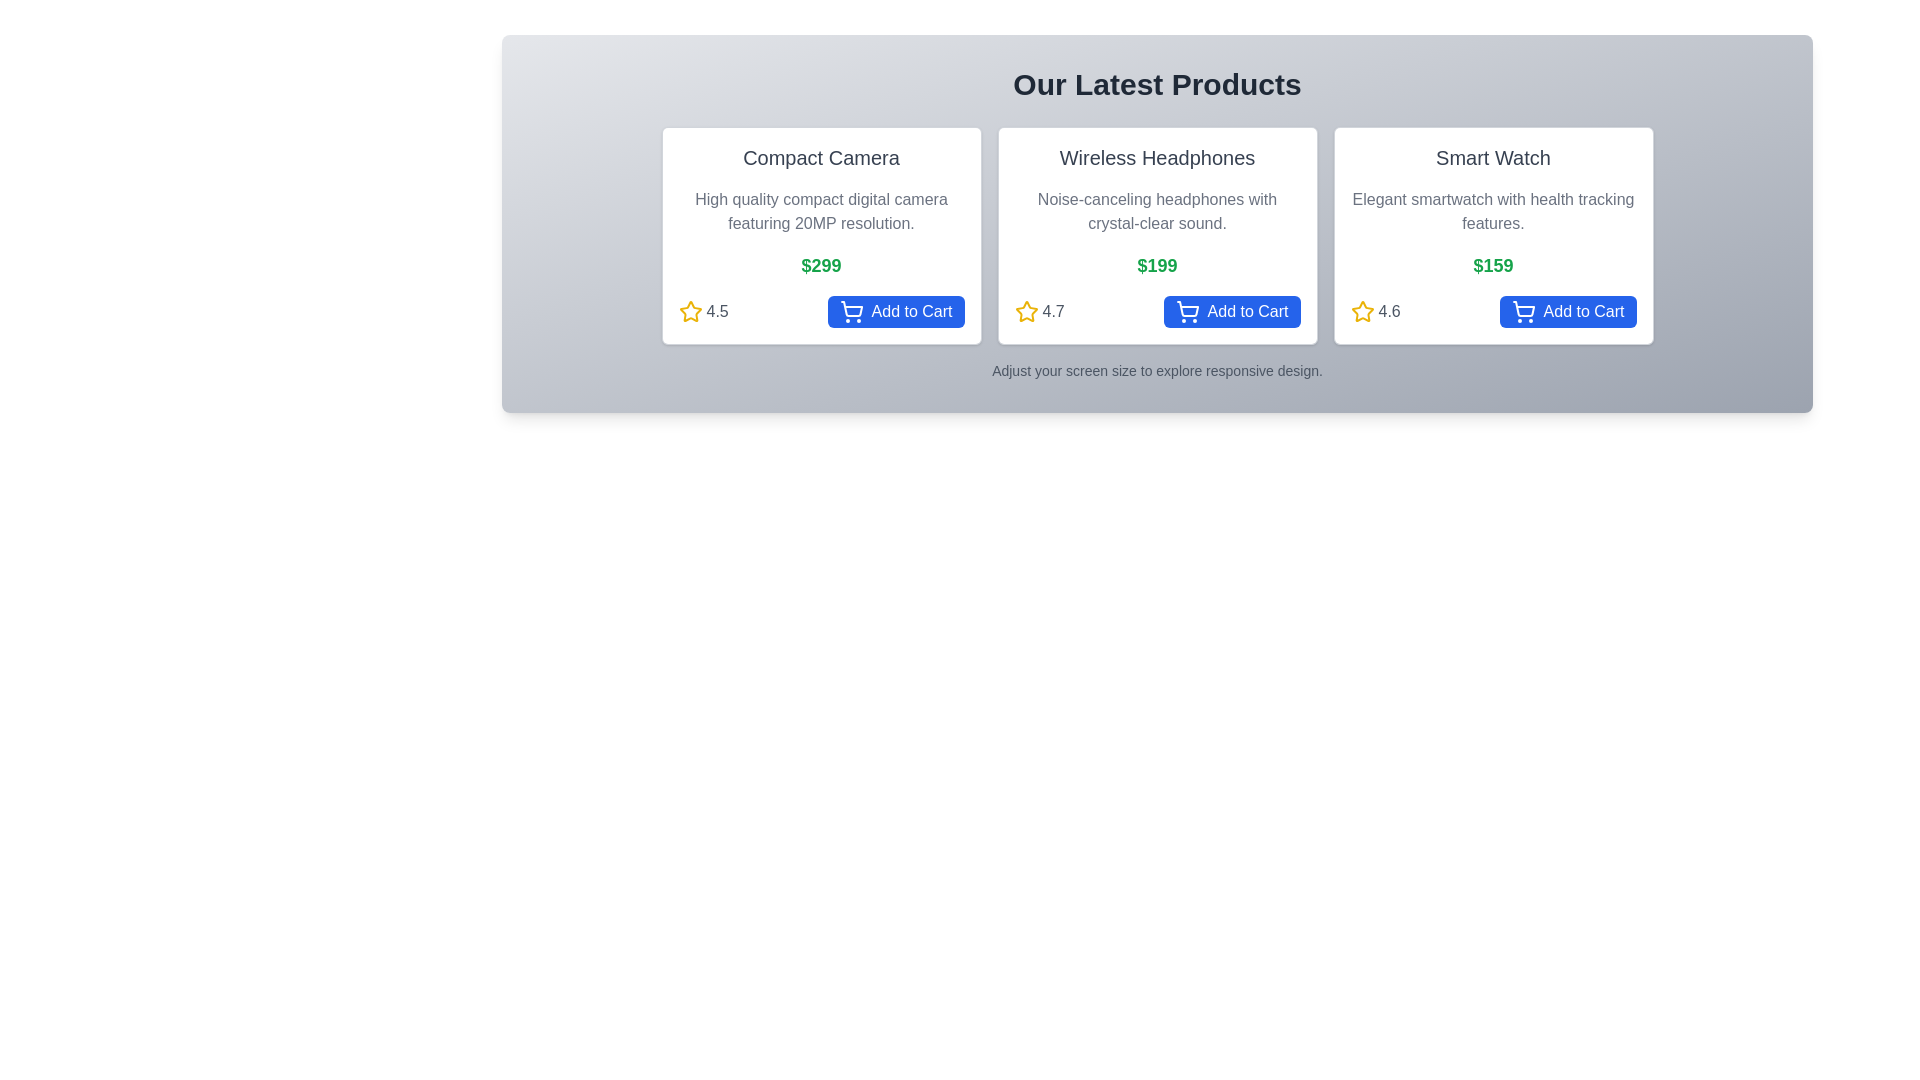  I want to click on the text label that serves as the title for the products section, indicating the latest available products, so click(1157, 83).